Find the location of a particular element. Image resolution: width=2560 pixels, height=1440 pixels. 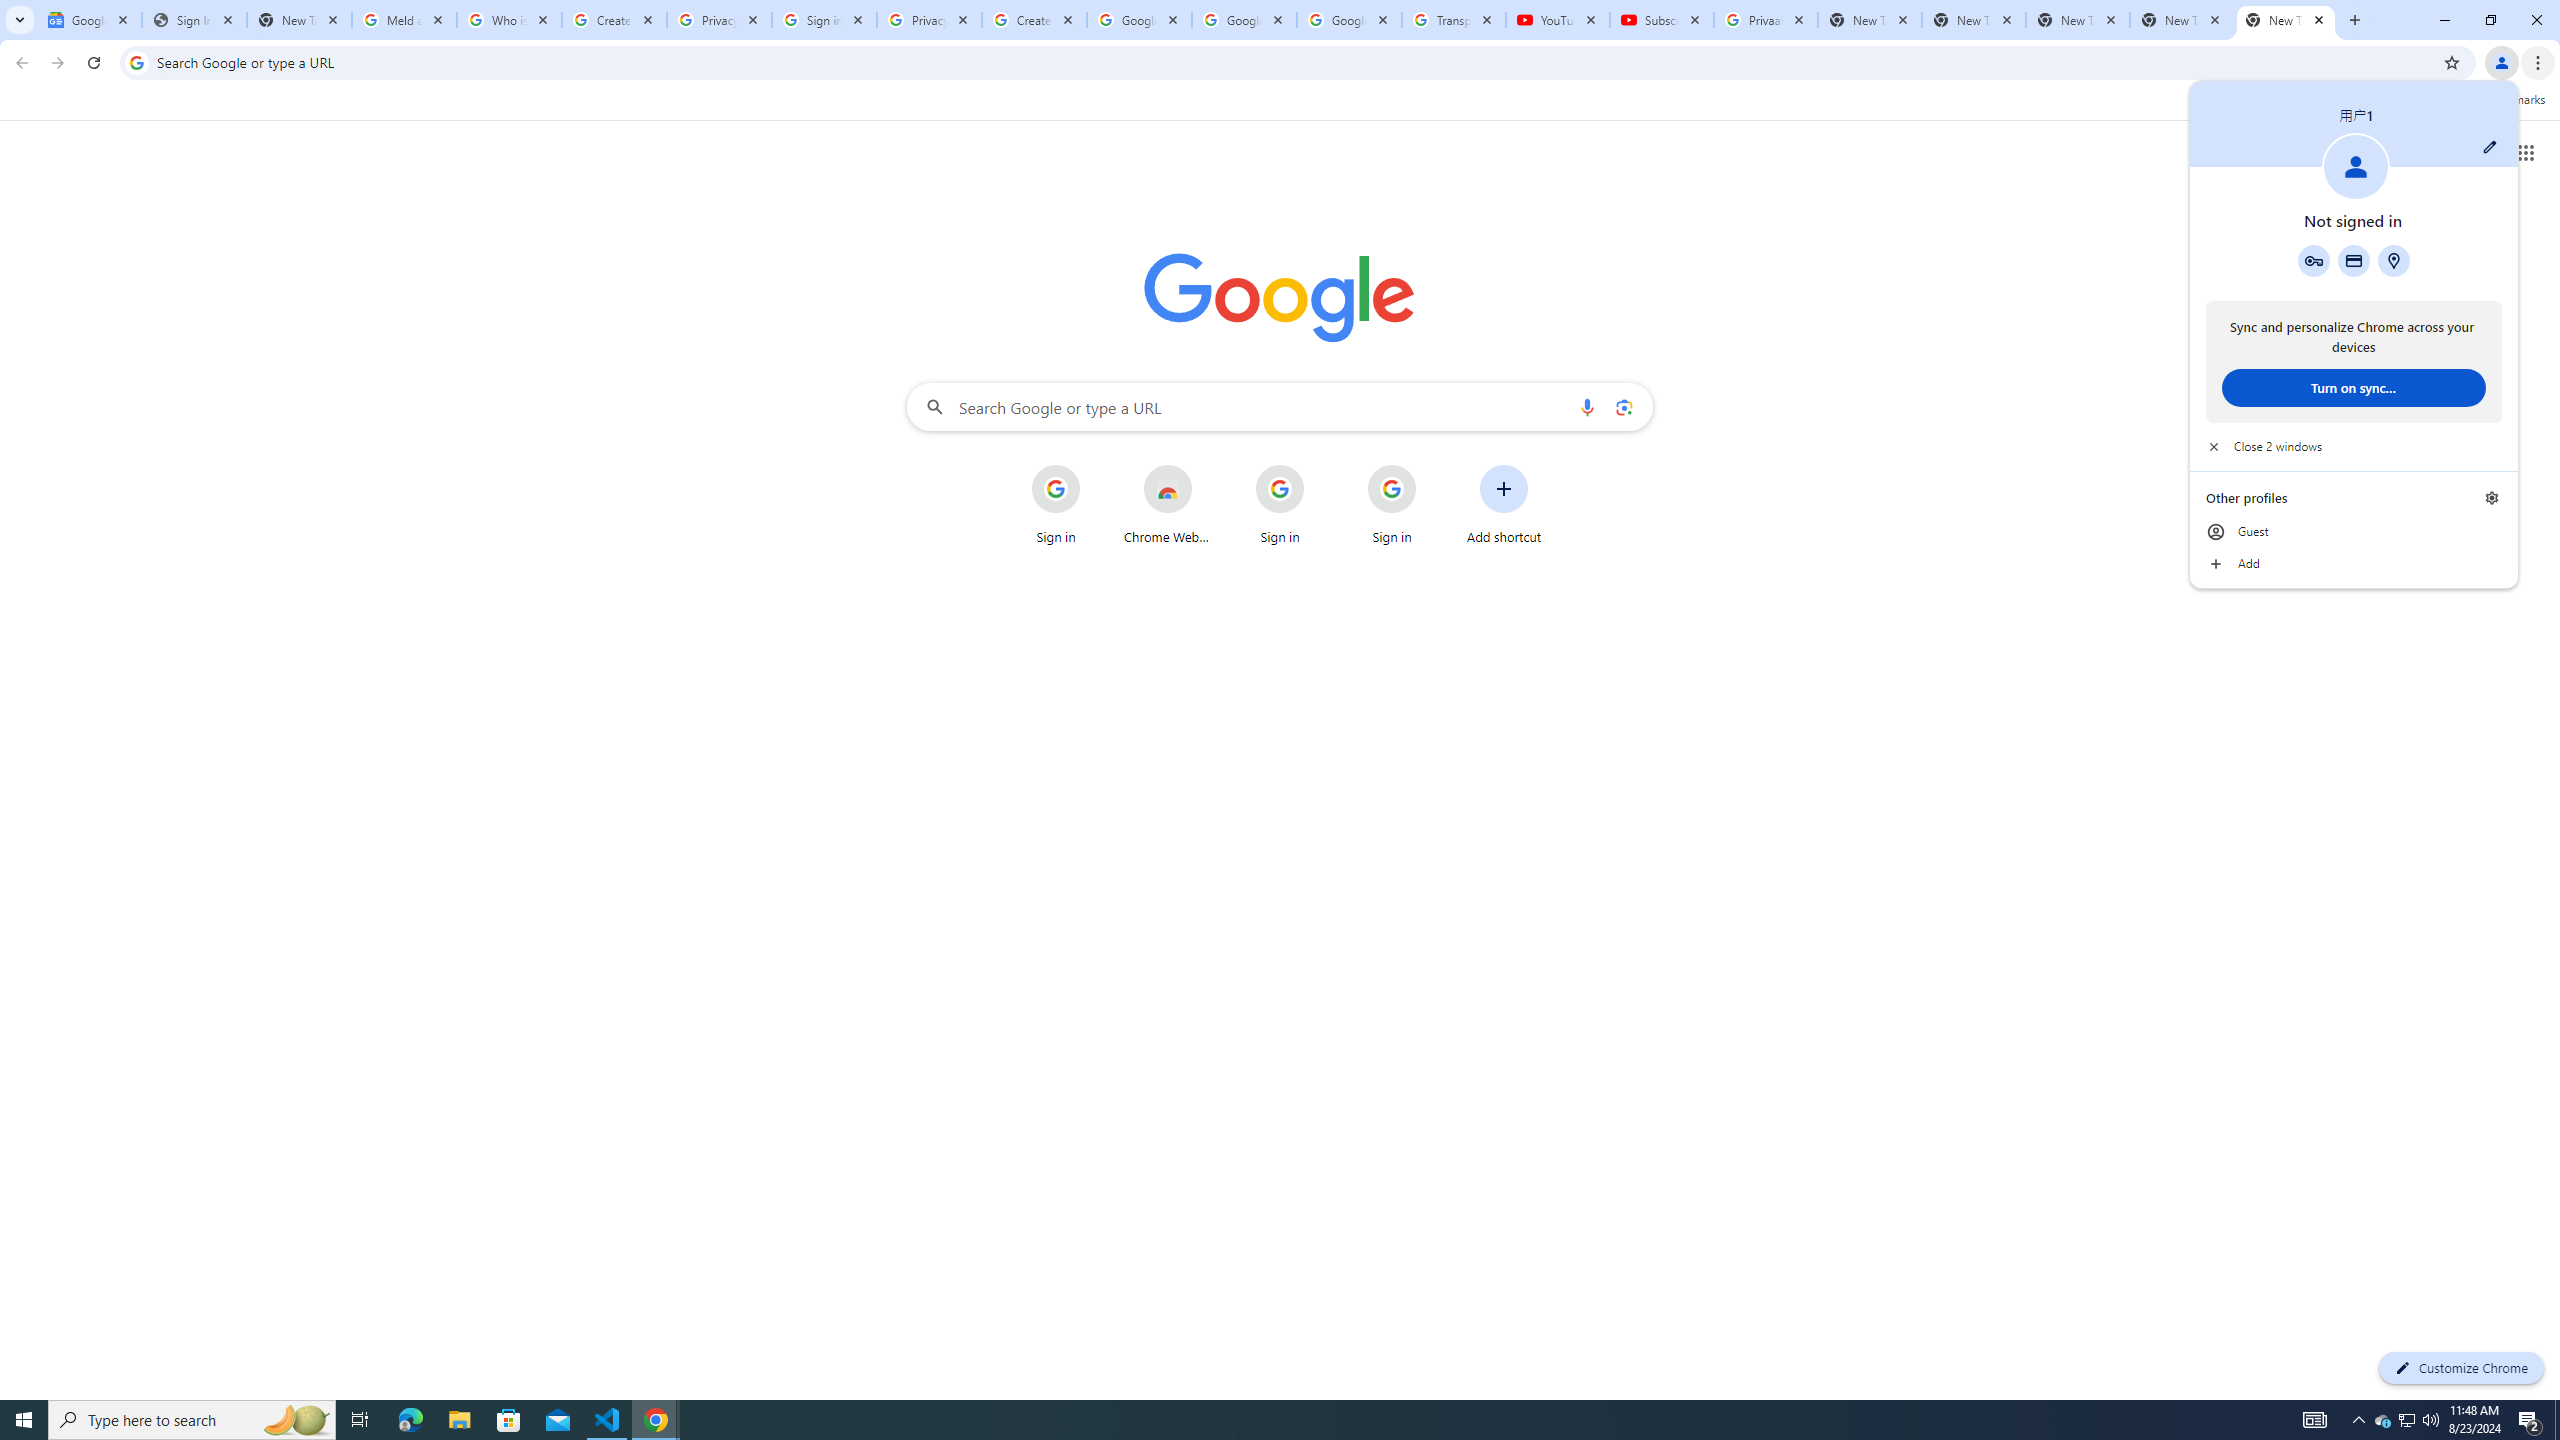

'Show desktop' is located at coordinates (2556, 1418).